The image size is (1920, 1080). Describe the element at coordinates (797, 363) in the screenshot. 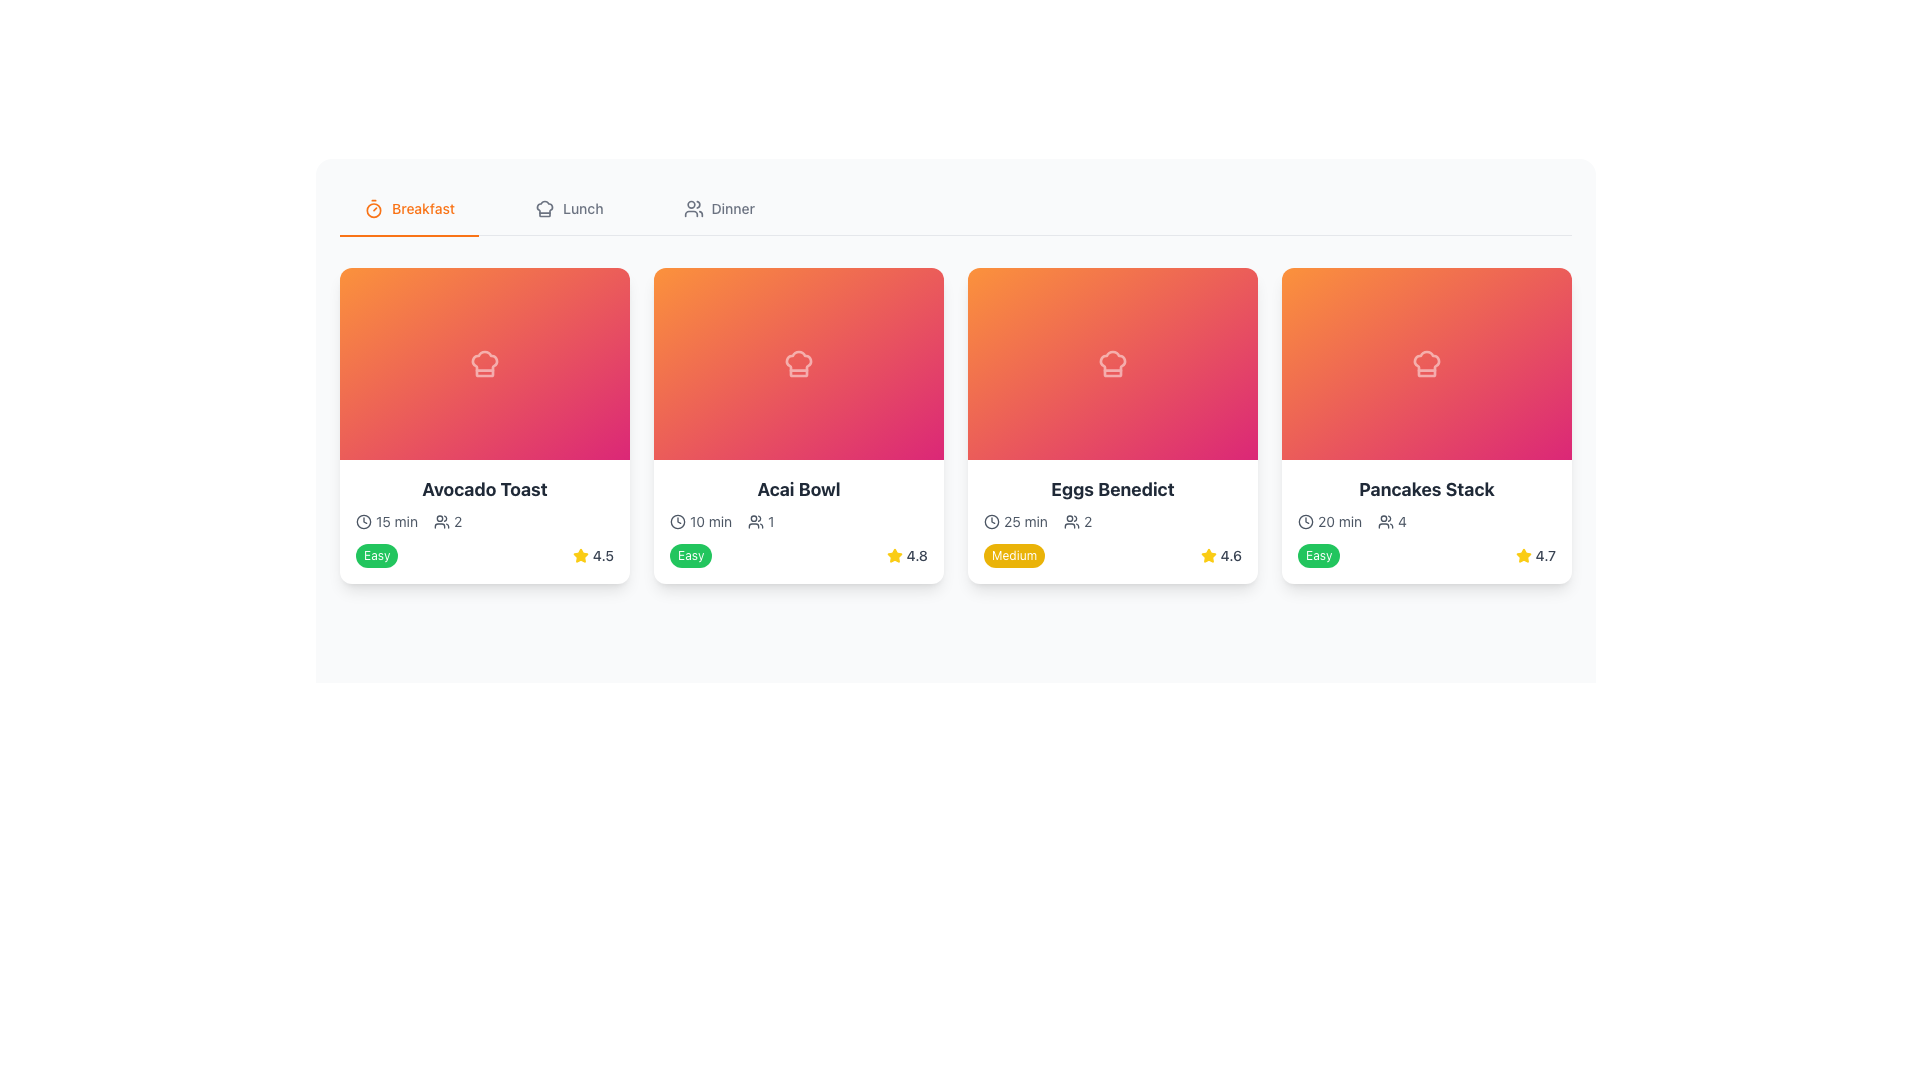

I see `the cooking or recipe themed icon located at the top section of the 'Acai Bowl' card, which is the second card from the left in a horizontal sequence of four cards` at that location.